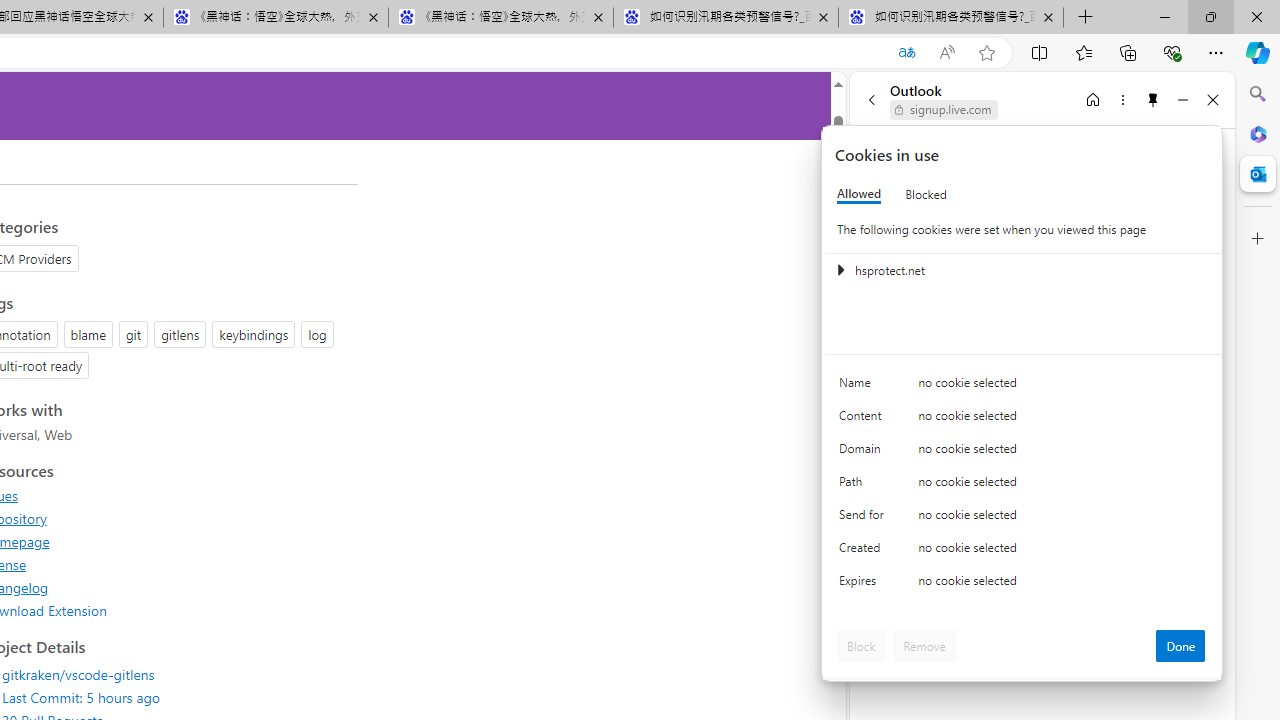  I want to click on 'Blocked', so click(925, 194).